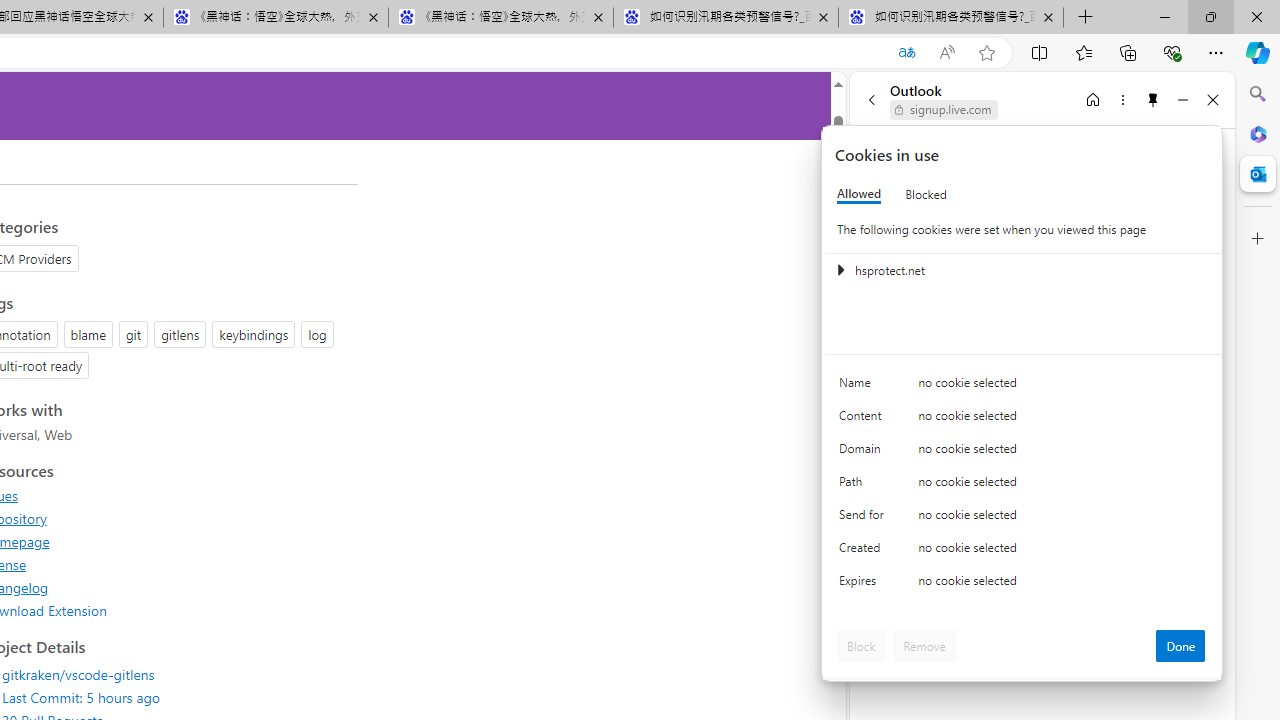  I want to click on 'Blocked', so click(925, 194).